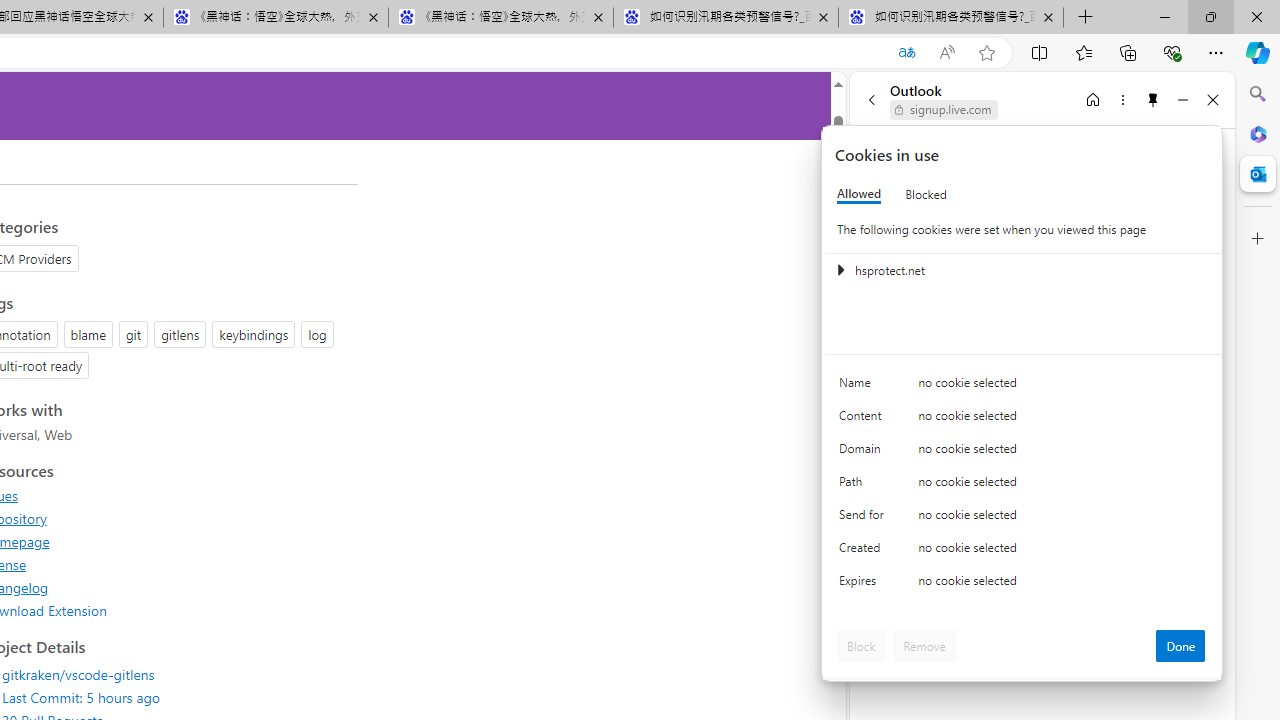  I want to click on 'Blocked', so click(925, 194).